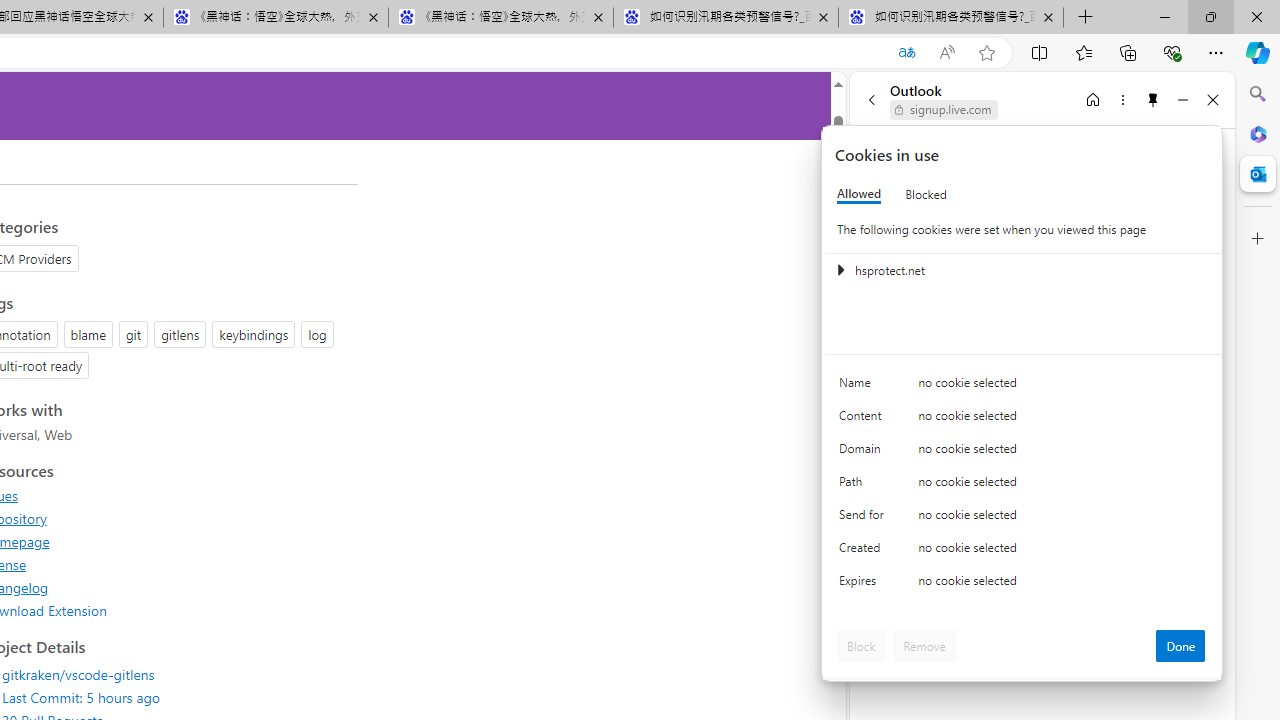  I want to click on 'Blocked', so click(925, 194).